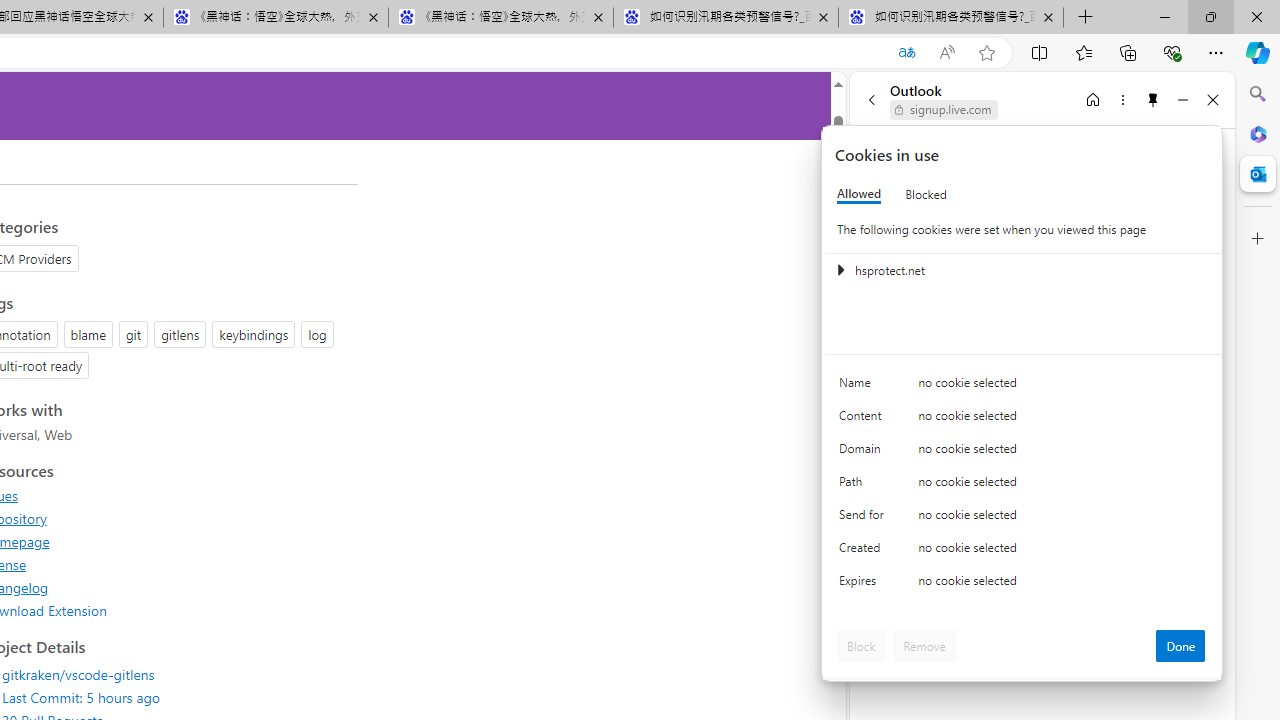  I want to click on 'Blocked', so click(925, 194).